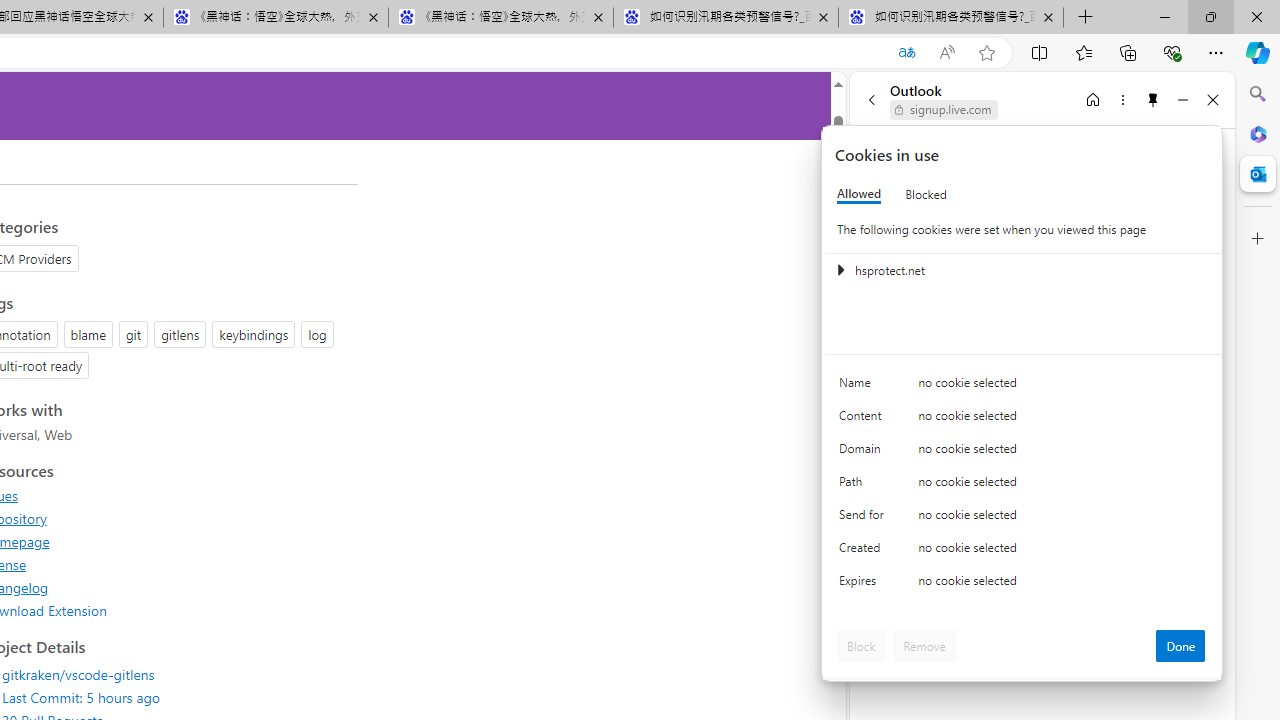  I want to click on 'Blocked', so click(925, 194).